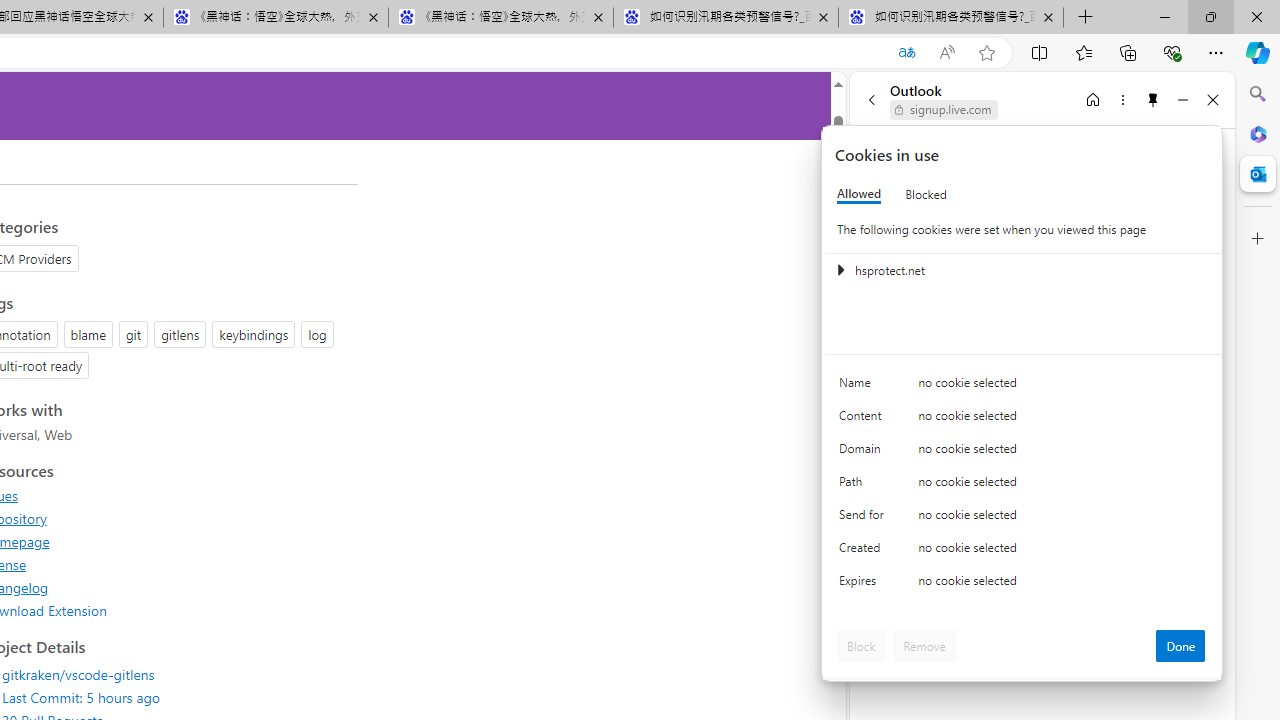  I want to click on 'Blocked', so click(925, 194).